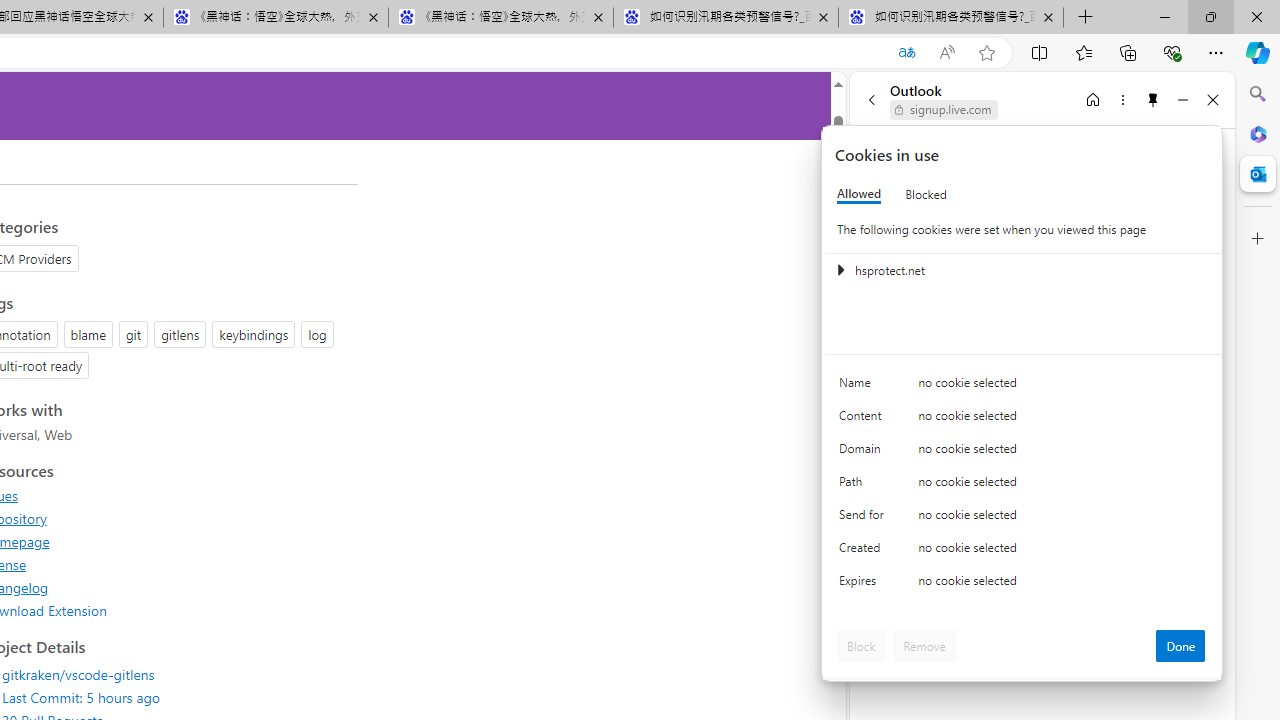  I want to click on 'Blocked', so click(925, 194).